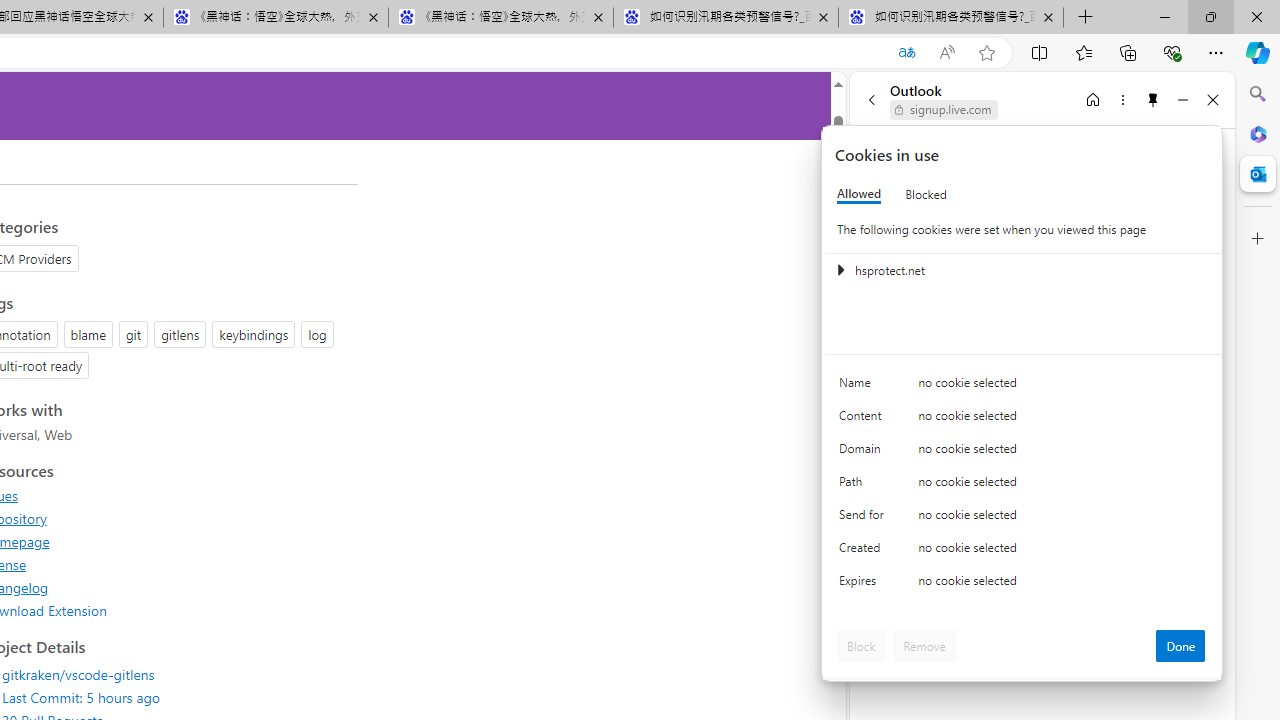  I want to click on 'Blocked', so click(925, 194).